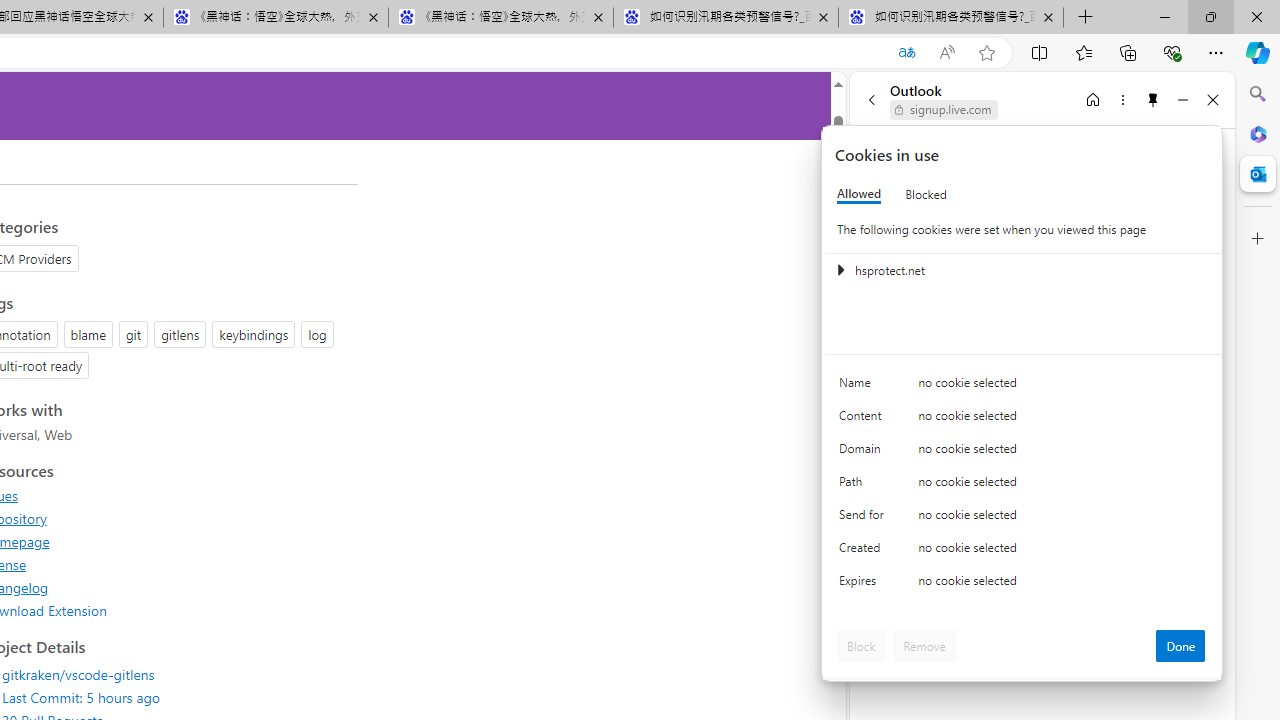  I want to click on 'Blocked', so click(925, 194).